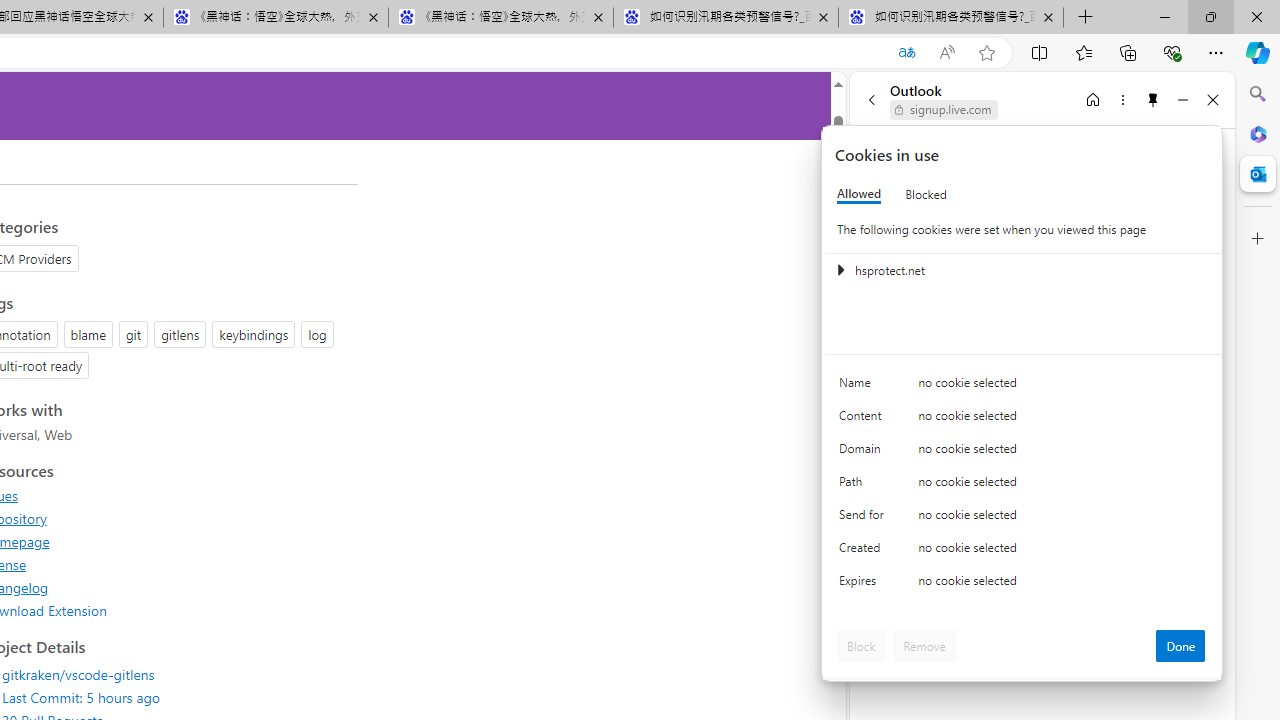  I want to click on 'Blocked', so click(925, 194).